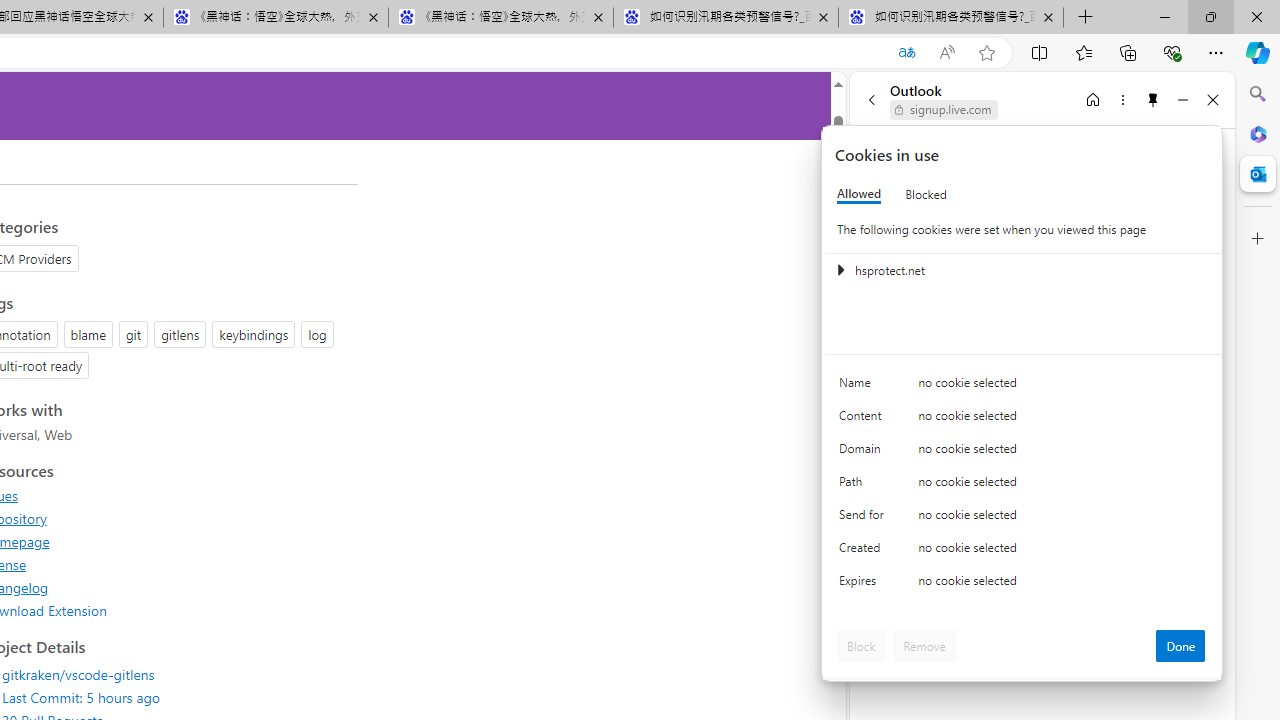  I want to click on 'Blocked', so click(925, 194).